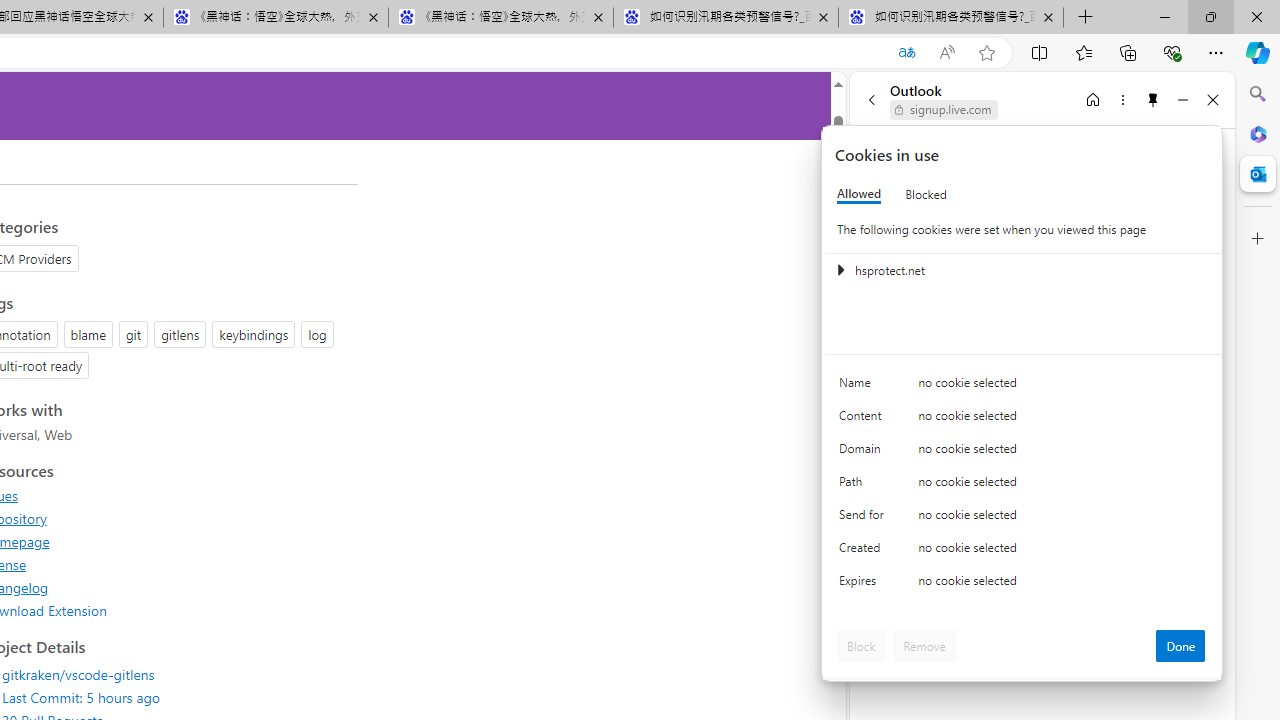  I want to click on 'Blocked', so click(925, 194).